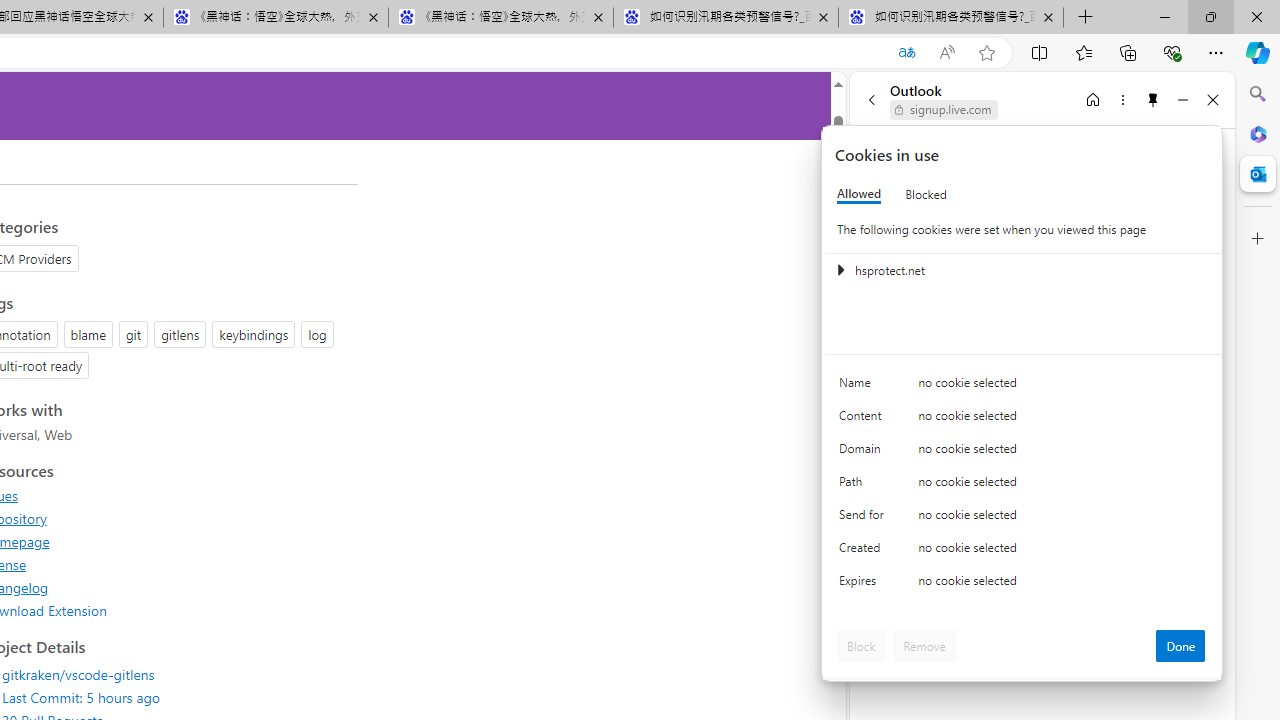  I want to click on 'Blocked', so click(925, 194).